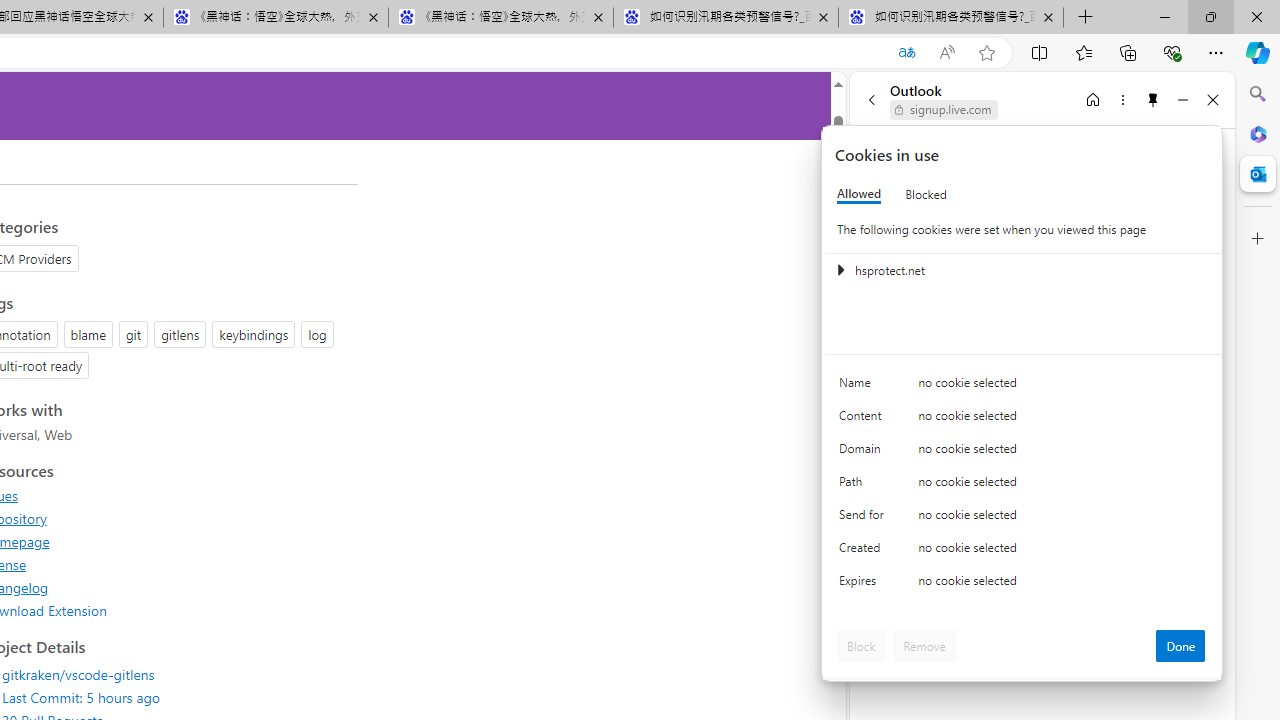  I want to click on 'Blocked', so click(925, 194).